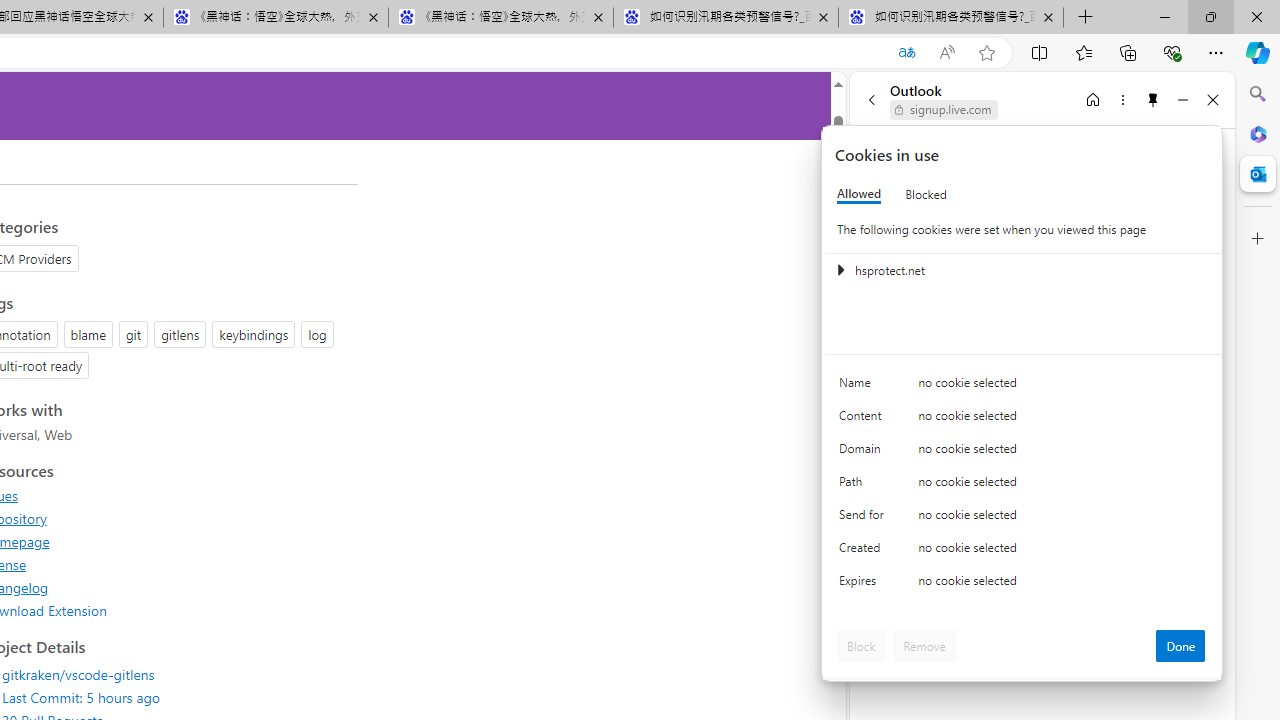  I want to click on 'Blocked', so click(925, 194).